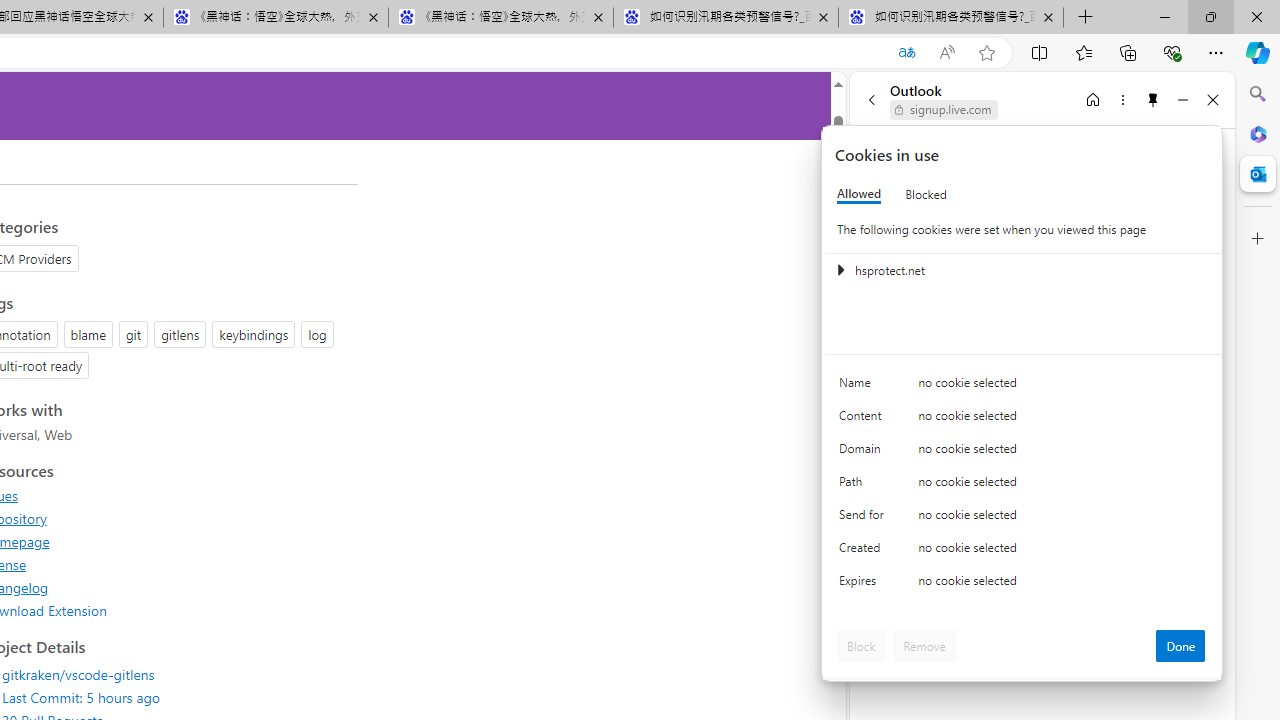  I want to click on 'Blocked', so click(925, 194).